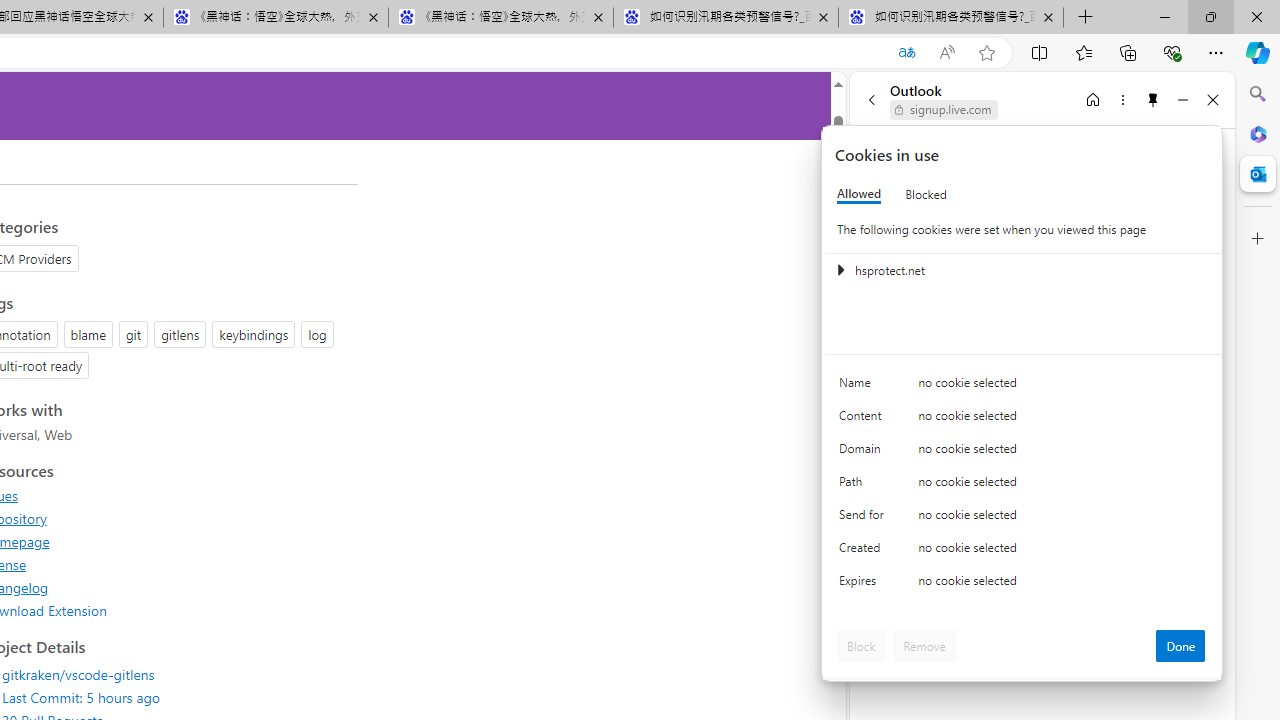  I want to click on 'Blocked', so click(925, 194).